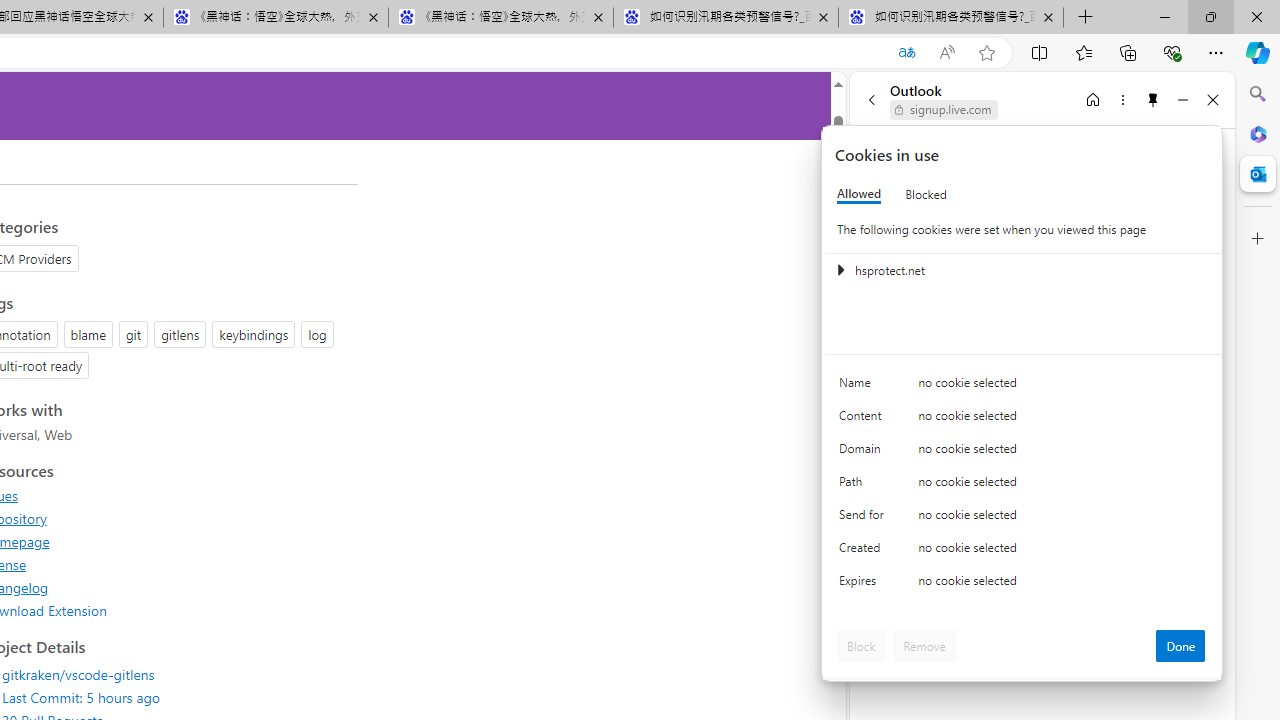  I want to click on 'Blocked', so click(925, 194).